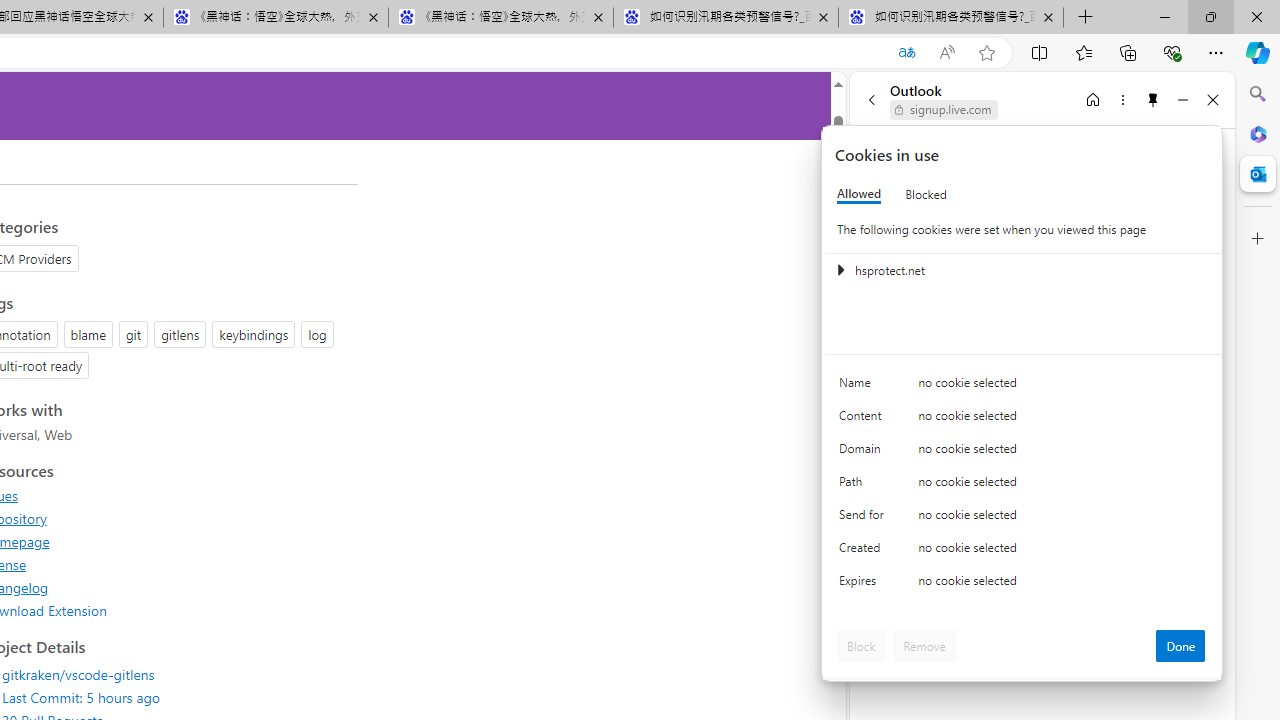  I want to click on 'Blocked', so click(925, 194).